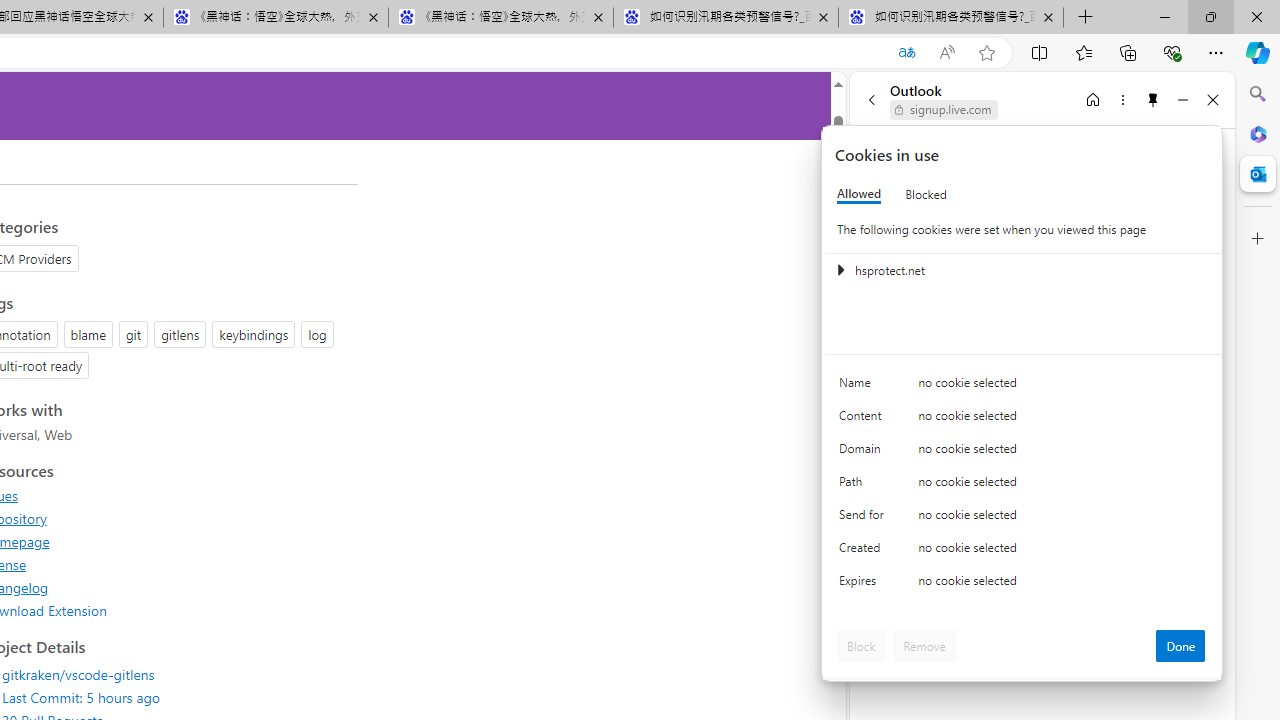  I want to click on 'Blocked', so click(925, 194).